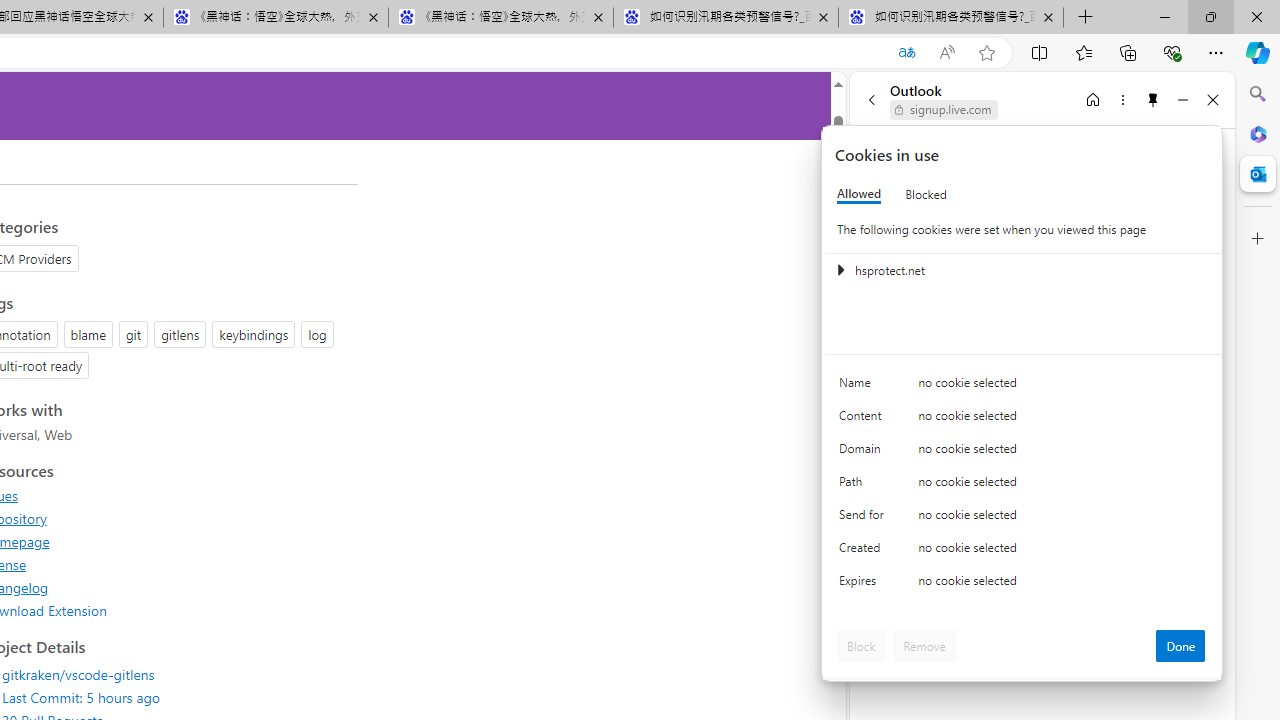  I want to click on 'Blocked', so click(925, 194).